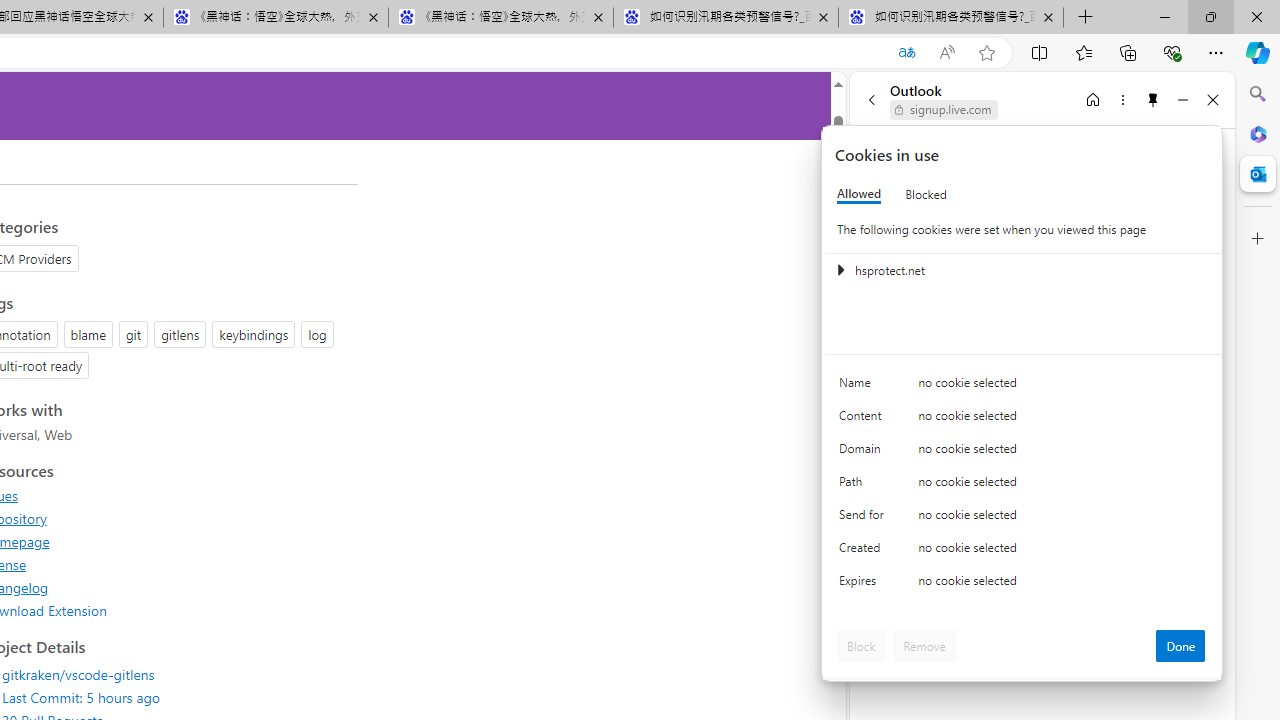  I want to click on 'Blocked', so click(925, 194).